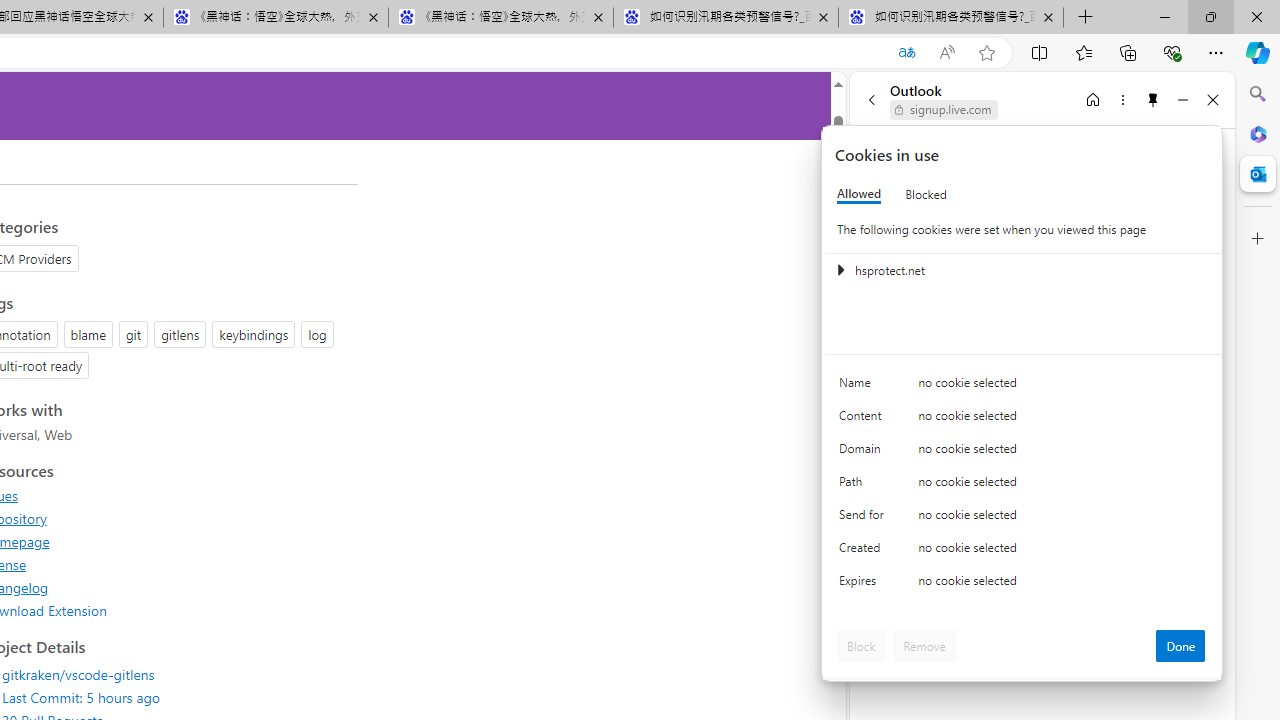  I want to click on 'Blocked', so click(925, 194).